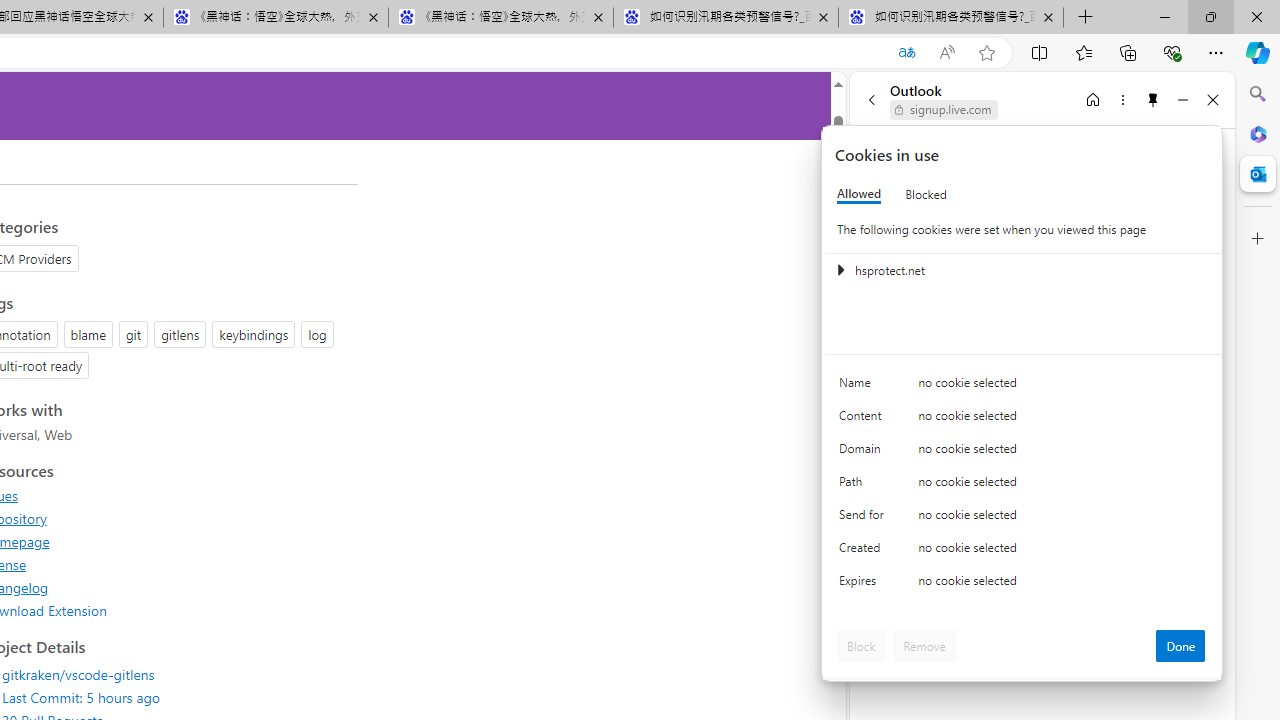  I want to click on 'Blocked', so click(925, 194).